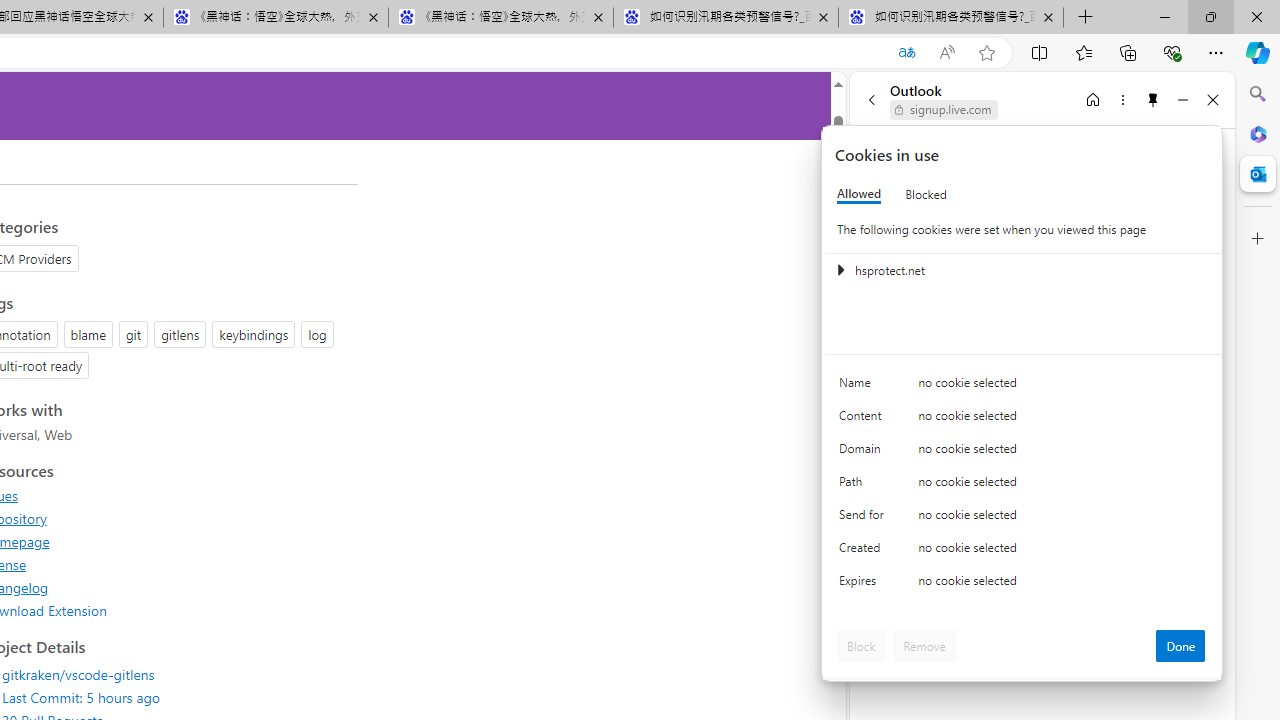  I want to click on 'Blocked', so click(925, 194).